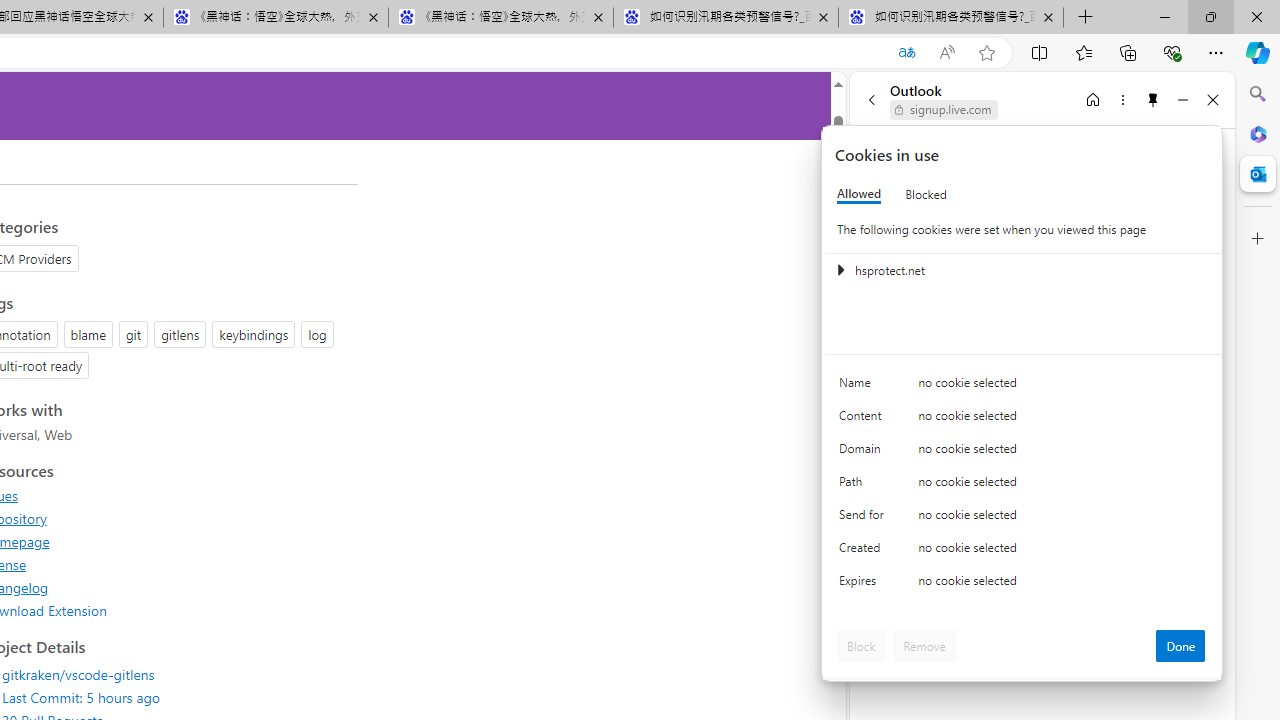  I want to click on 'Blocked', so click(925, 194).